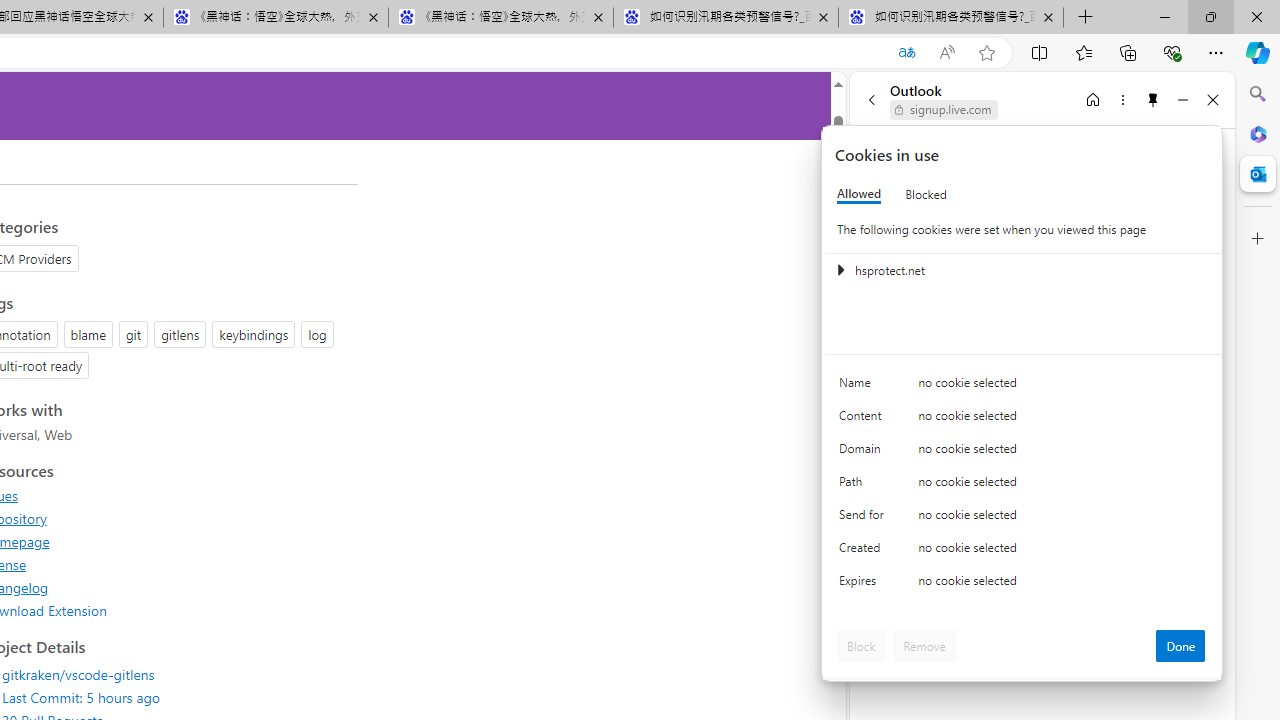  I want to click on 'Blocked', so click(925, 194).